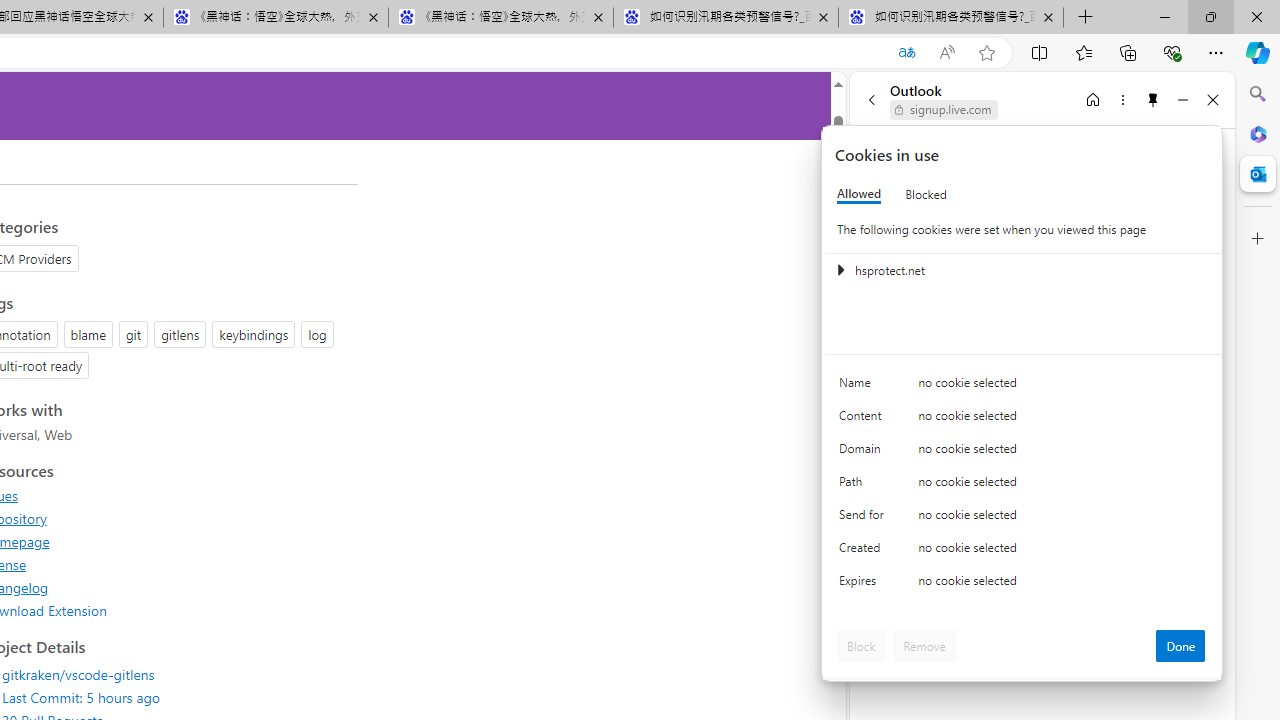  I want to click on 'Blocked', so click(925, 194).